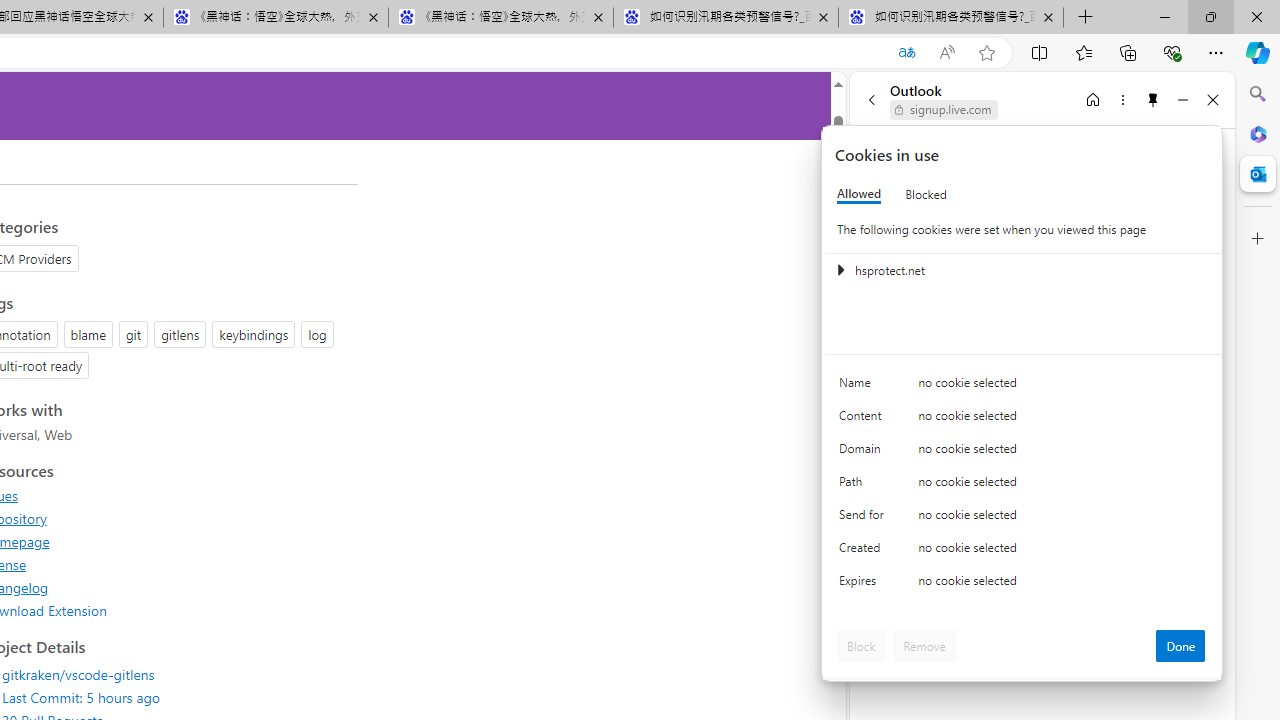  I want to click on 'Blocked', so click(925, 194).